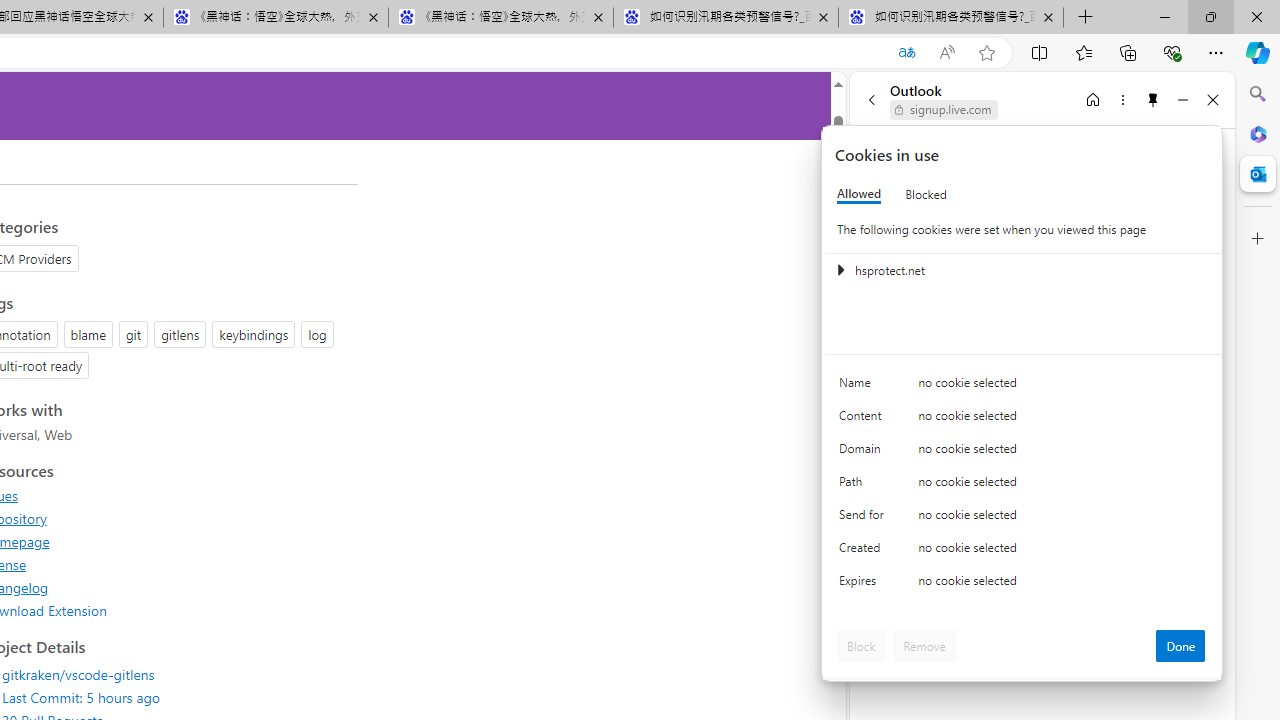  I want to click on 'Blocked', so click(925, 194).